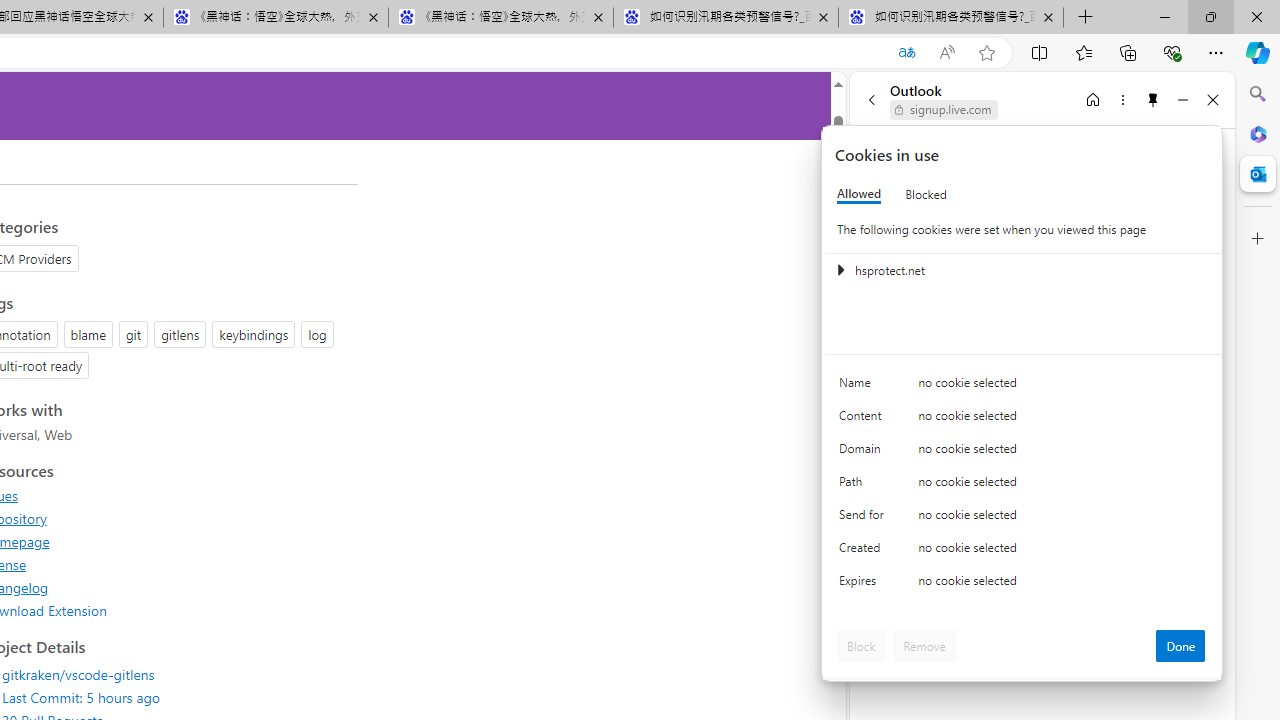  I want to click on 'Blocked', so click(925, 194).